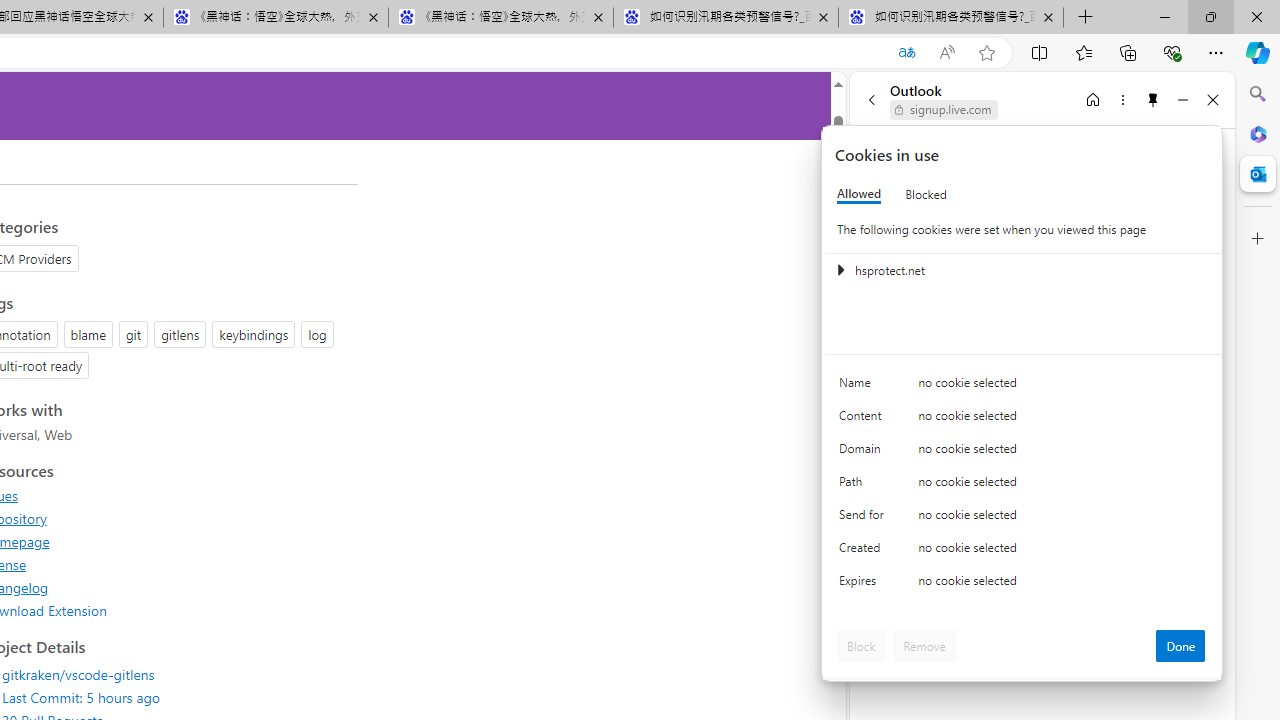  I want to click on 'Blocked', so click(925, 194).